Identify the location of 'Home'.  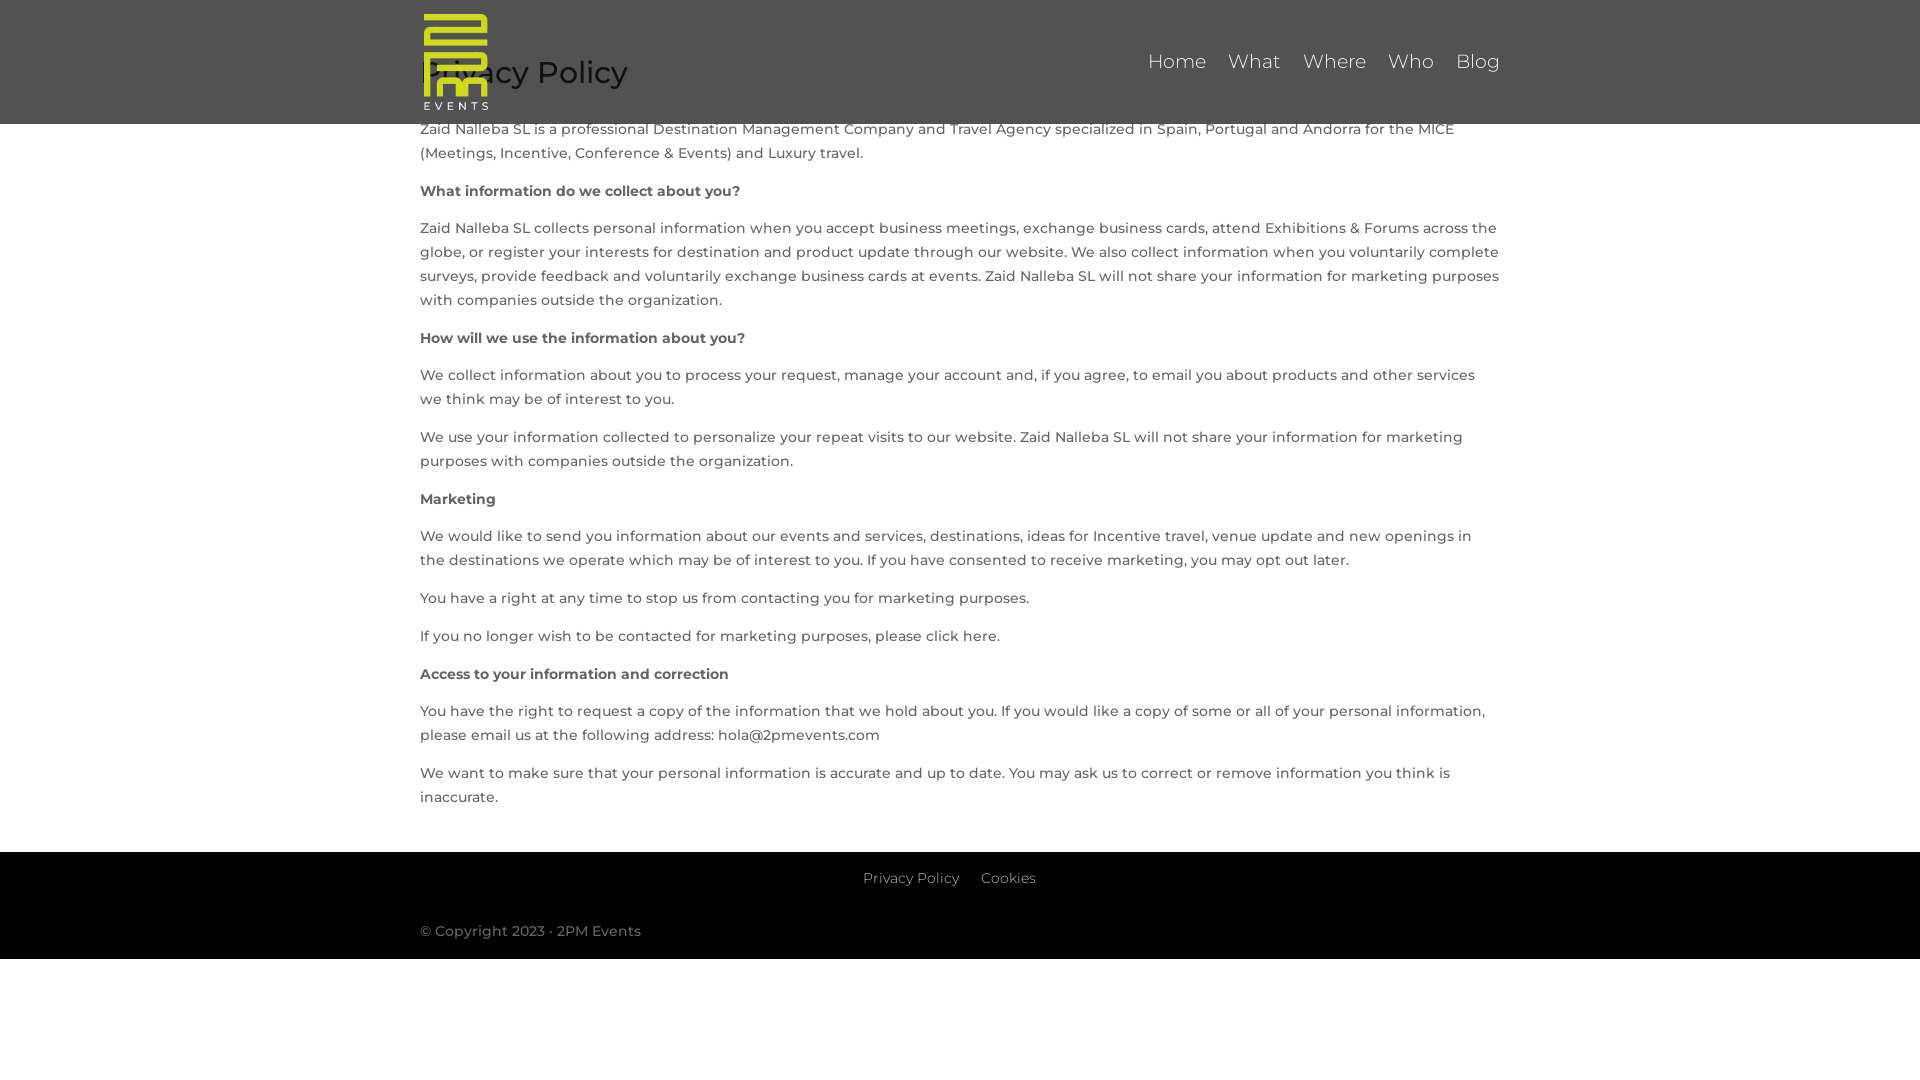
(1176, 88).